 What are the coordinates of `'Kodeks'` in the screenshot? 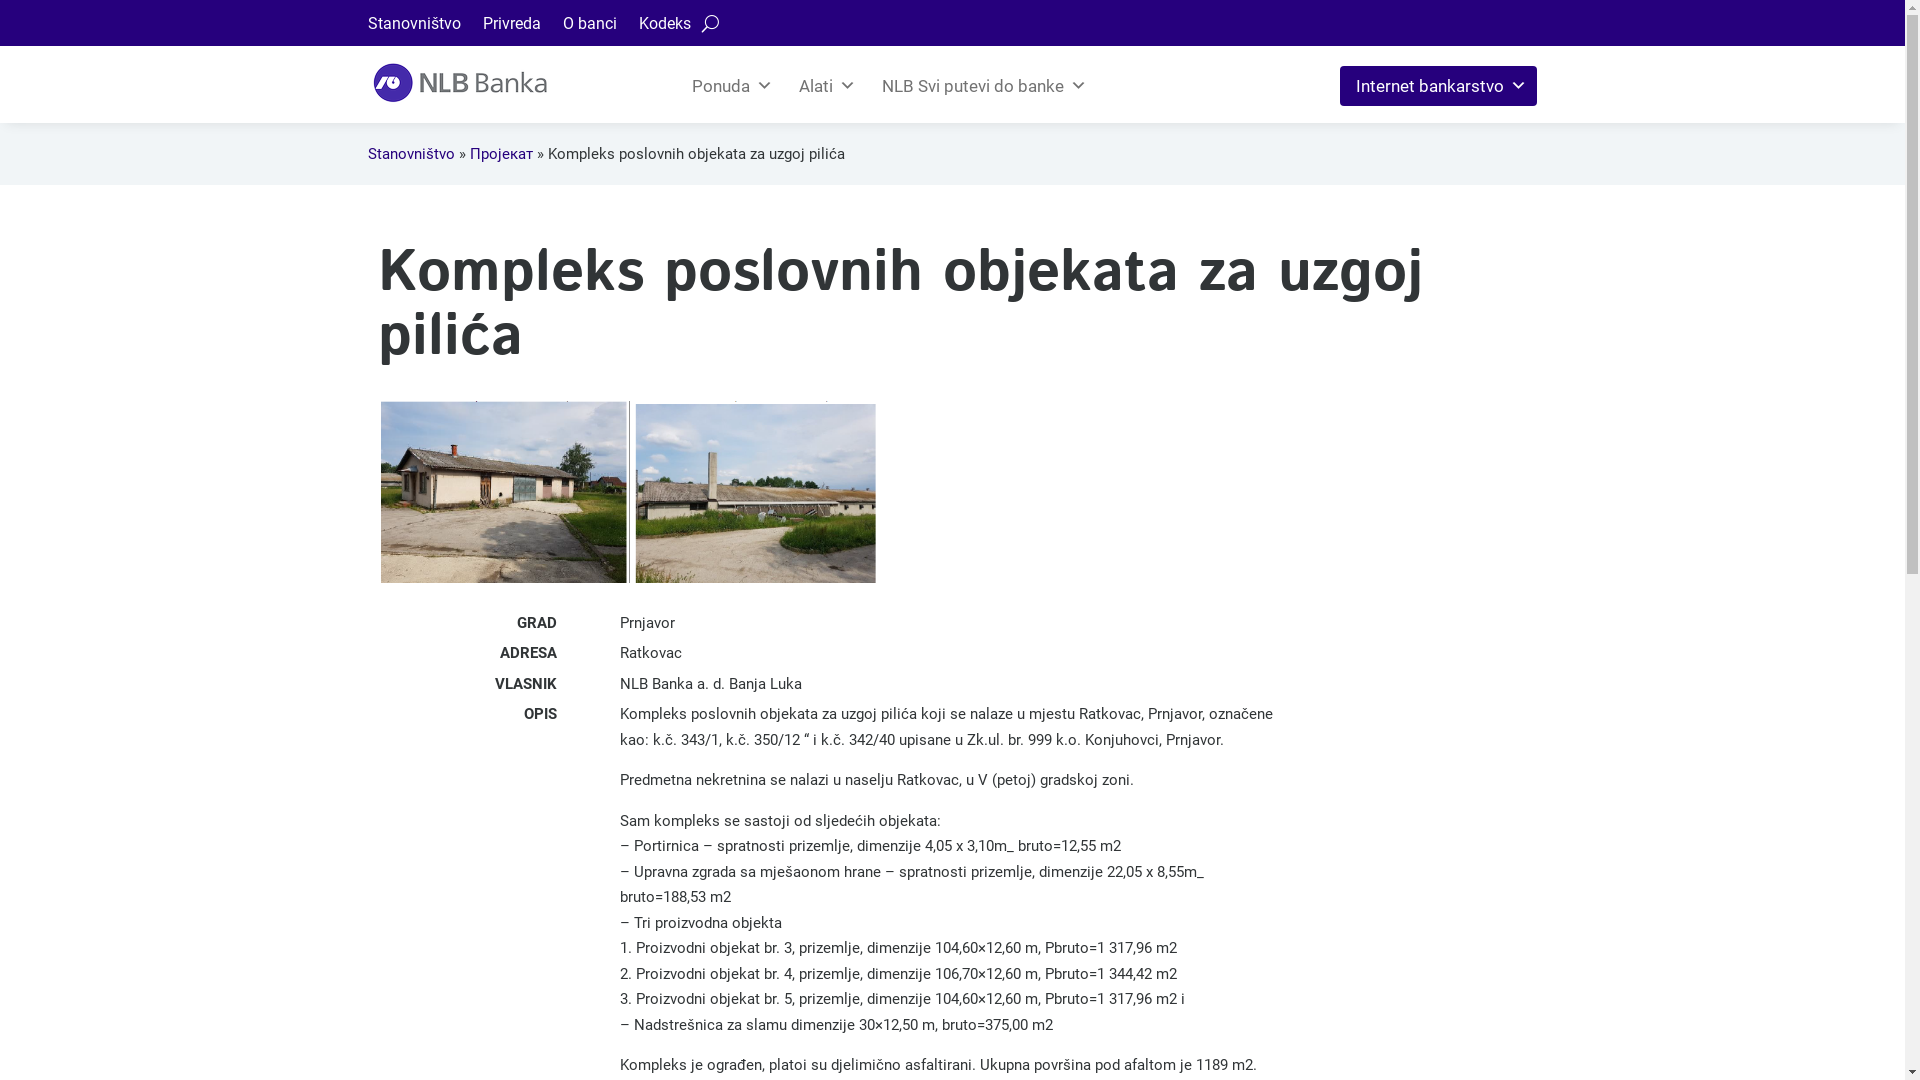 It's located at (663, 27).